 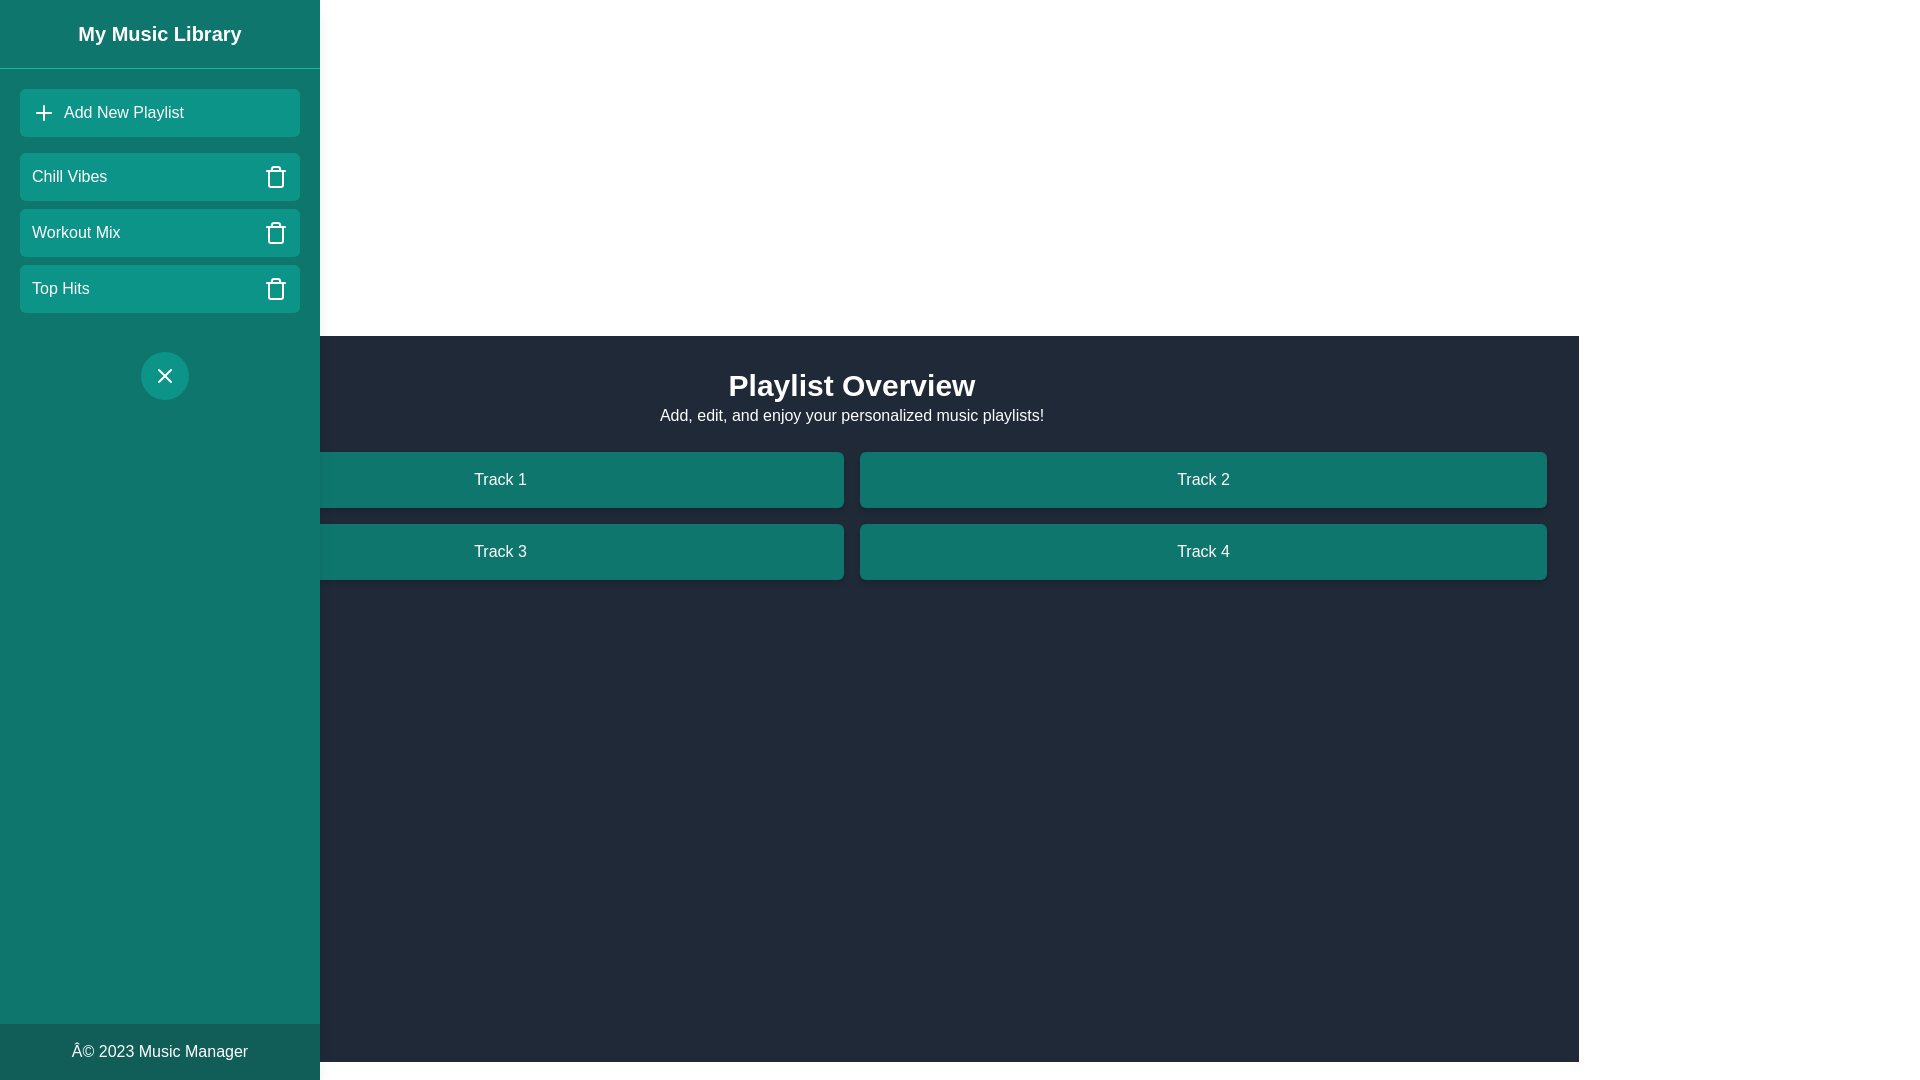 I want to click on the text label displaying the name of the third playlist in the left sidebar, so click(x=76, y=231).